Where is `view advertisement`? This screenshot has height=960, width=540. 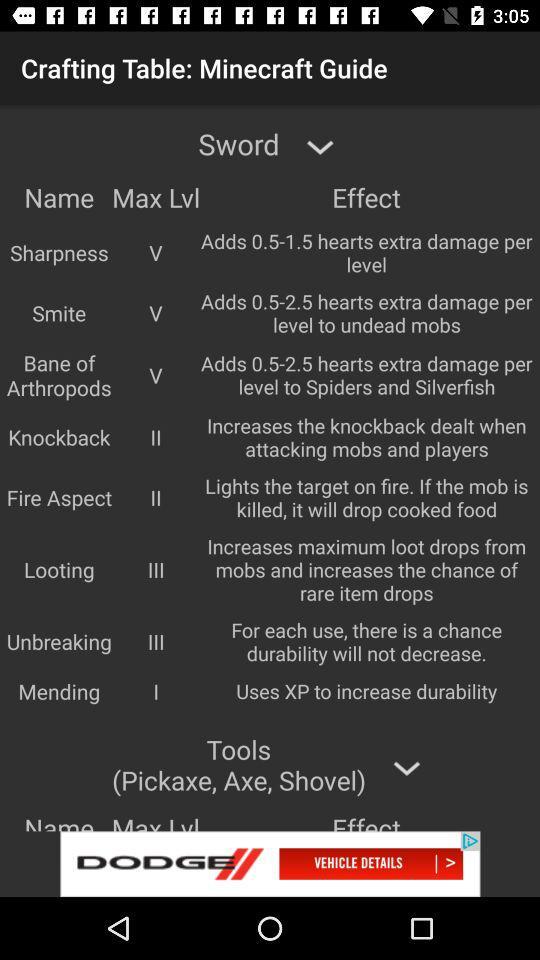 view advertisement is located at coordinates (270, 863).